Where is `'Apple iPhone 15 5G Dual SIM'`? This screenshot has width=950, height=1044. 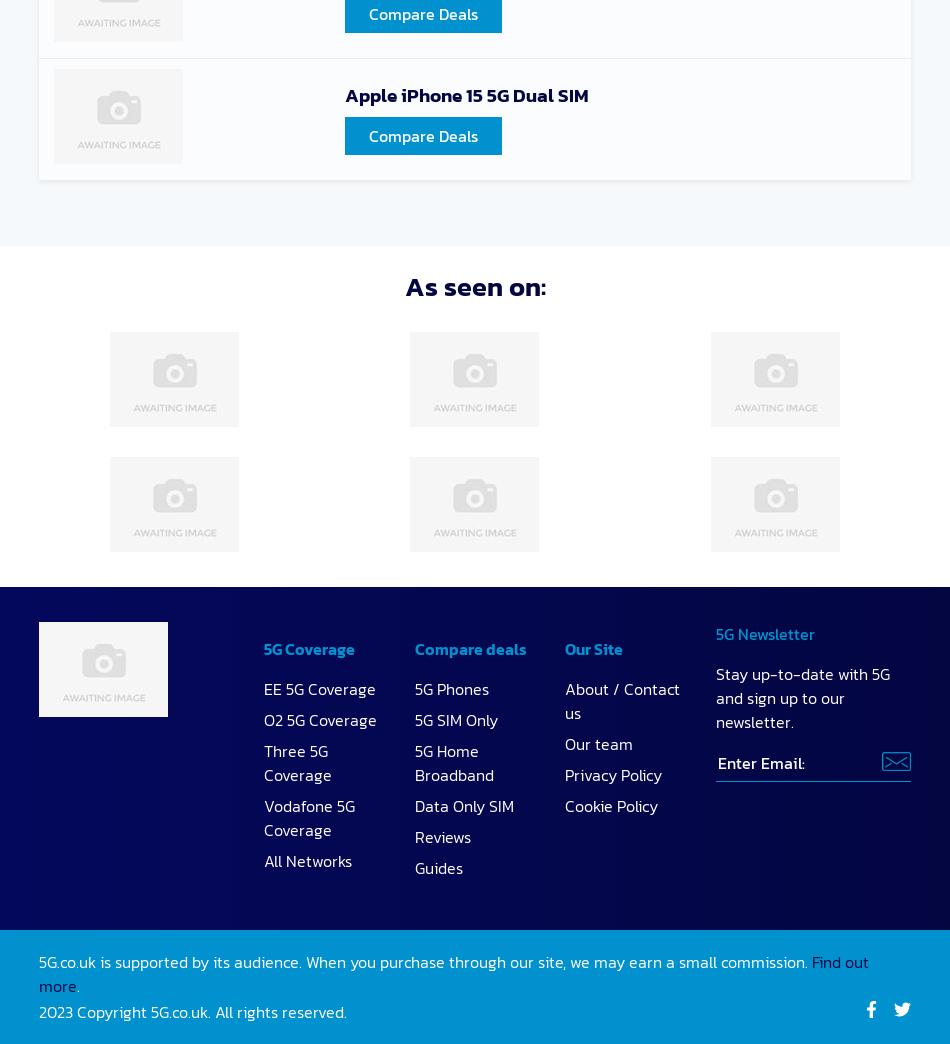 'Apple iPhone 15 5G Dual SIM' is located at coordinates (342, 94).